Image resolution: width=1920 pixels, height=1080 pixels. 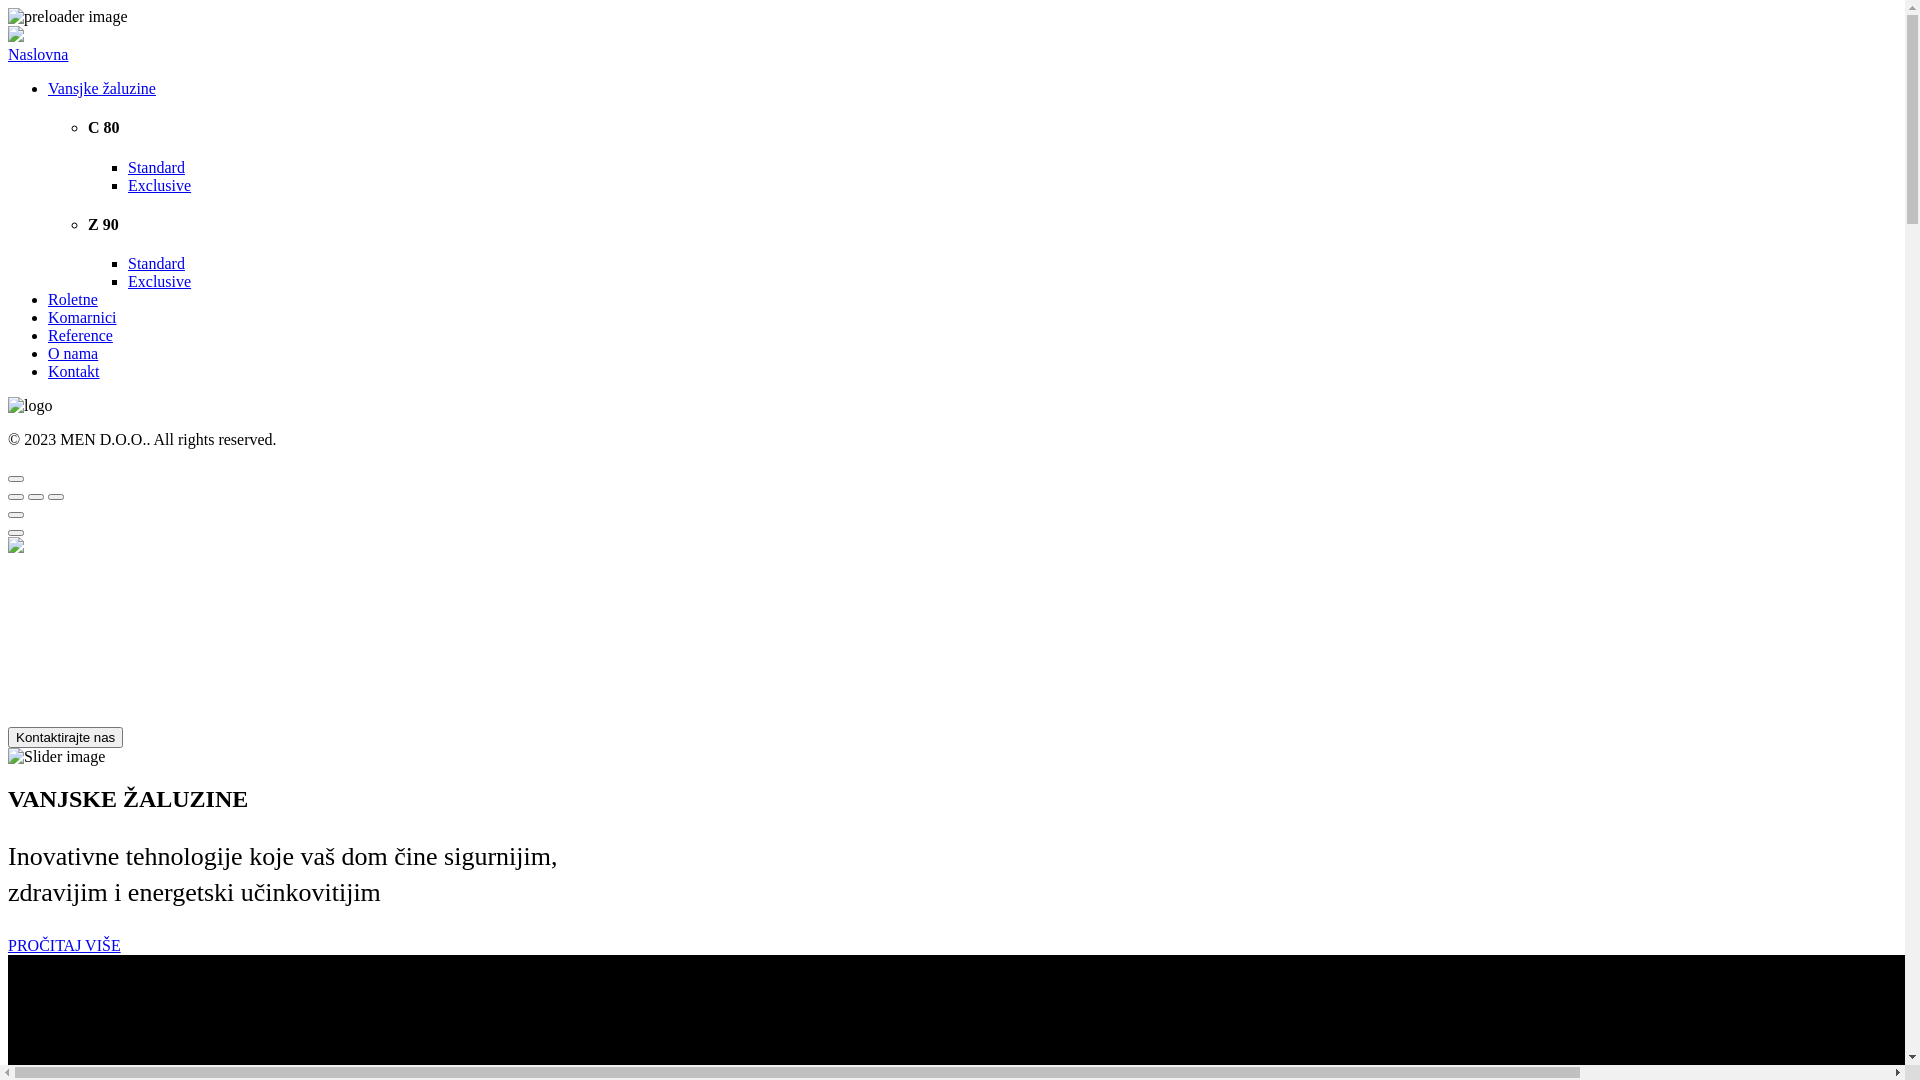 I want to click on 'O nama', so click(x=48, y=352).